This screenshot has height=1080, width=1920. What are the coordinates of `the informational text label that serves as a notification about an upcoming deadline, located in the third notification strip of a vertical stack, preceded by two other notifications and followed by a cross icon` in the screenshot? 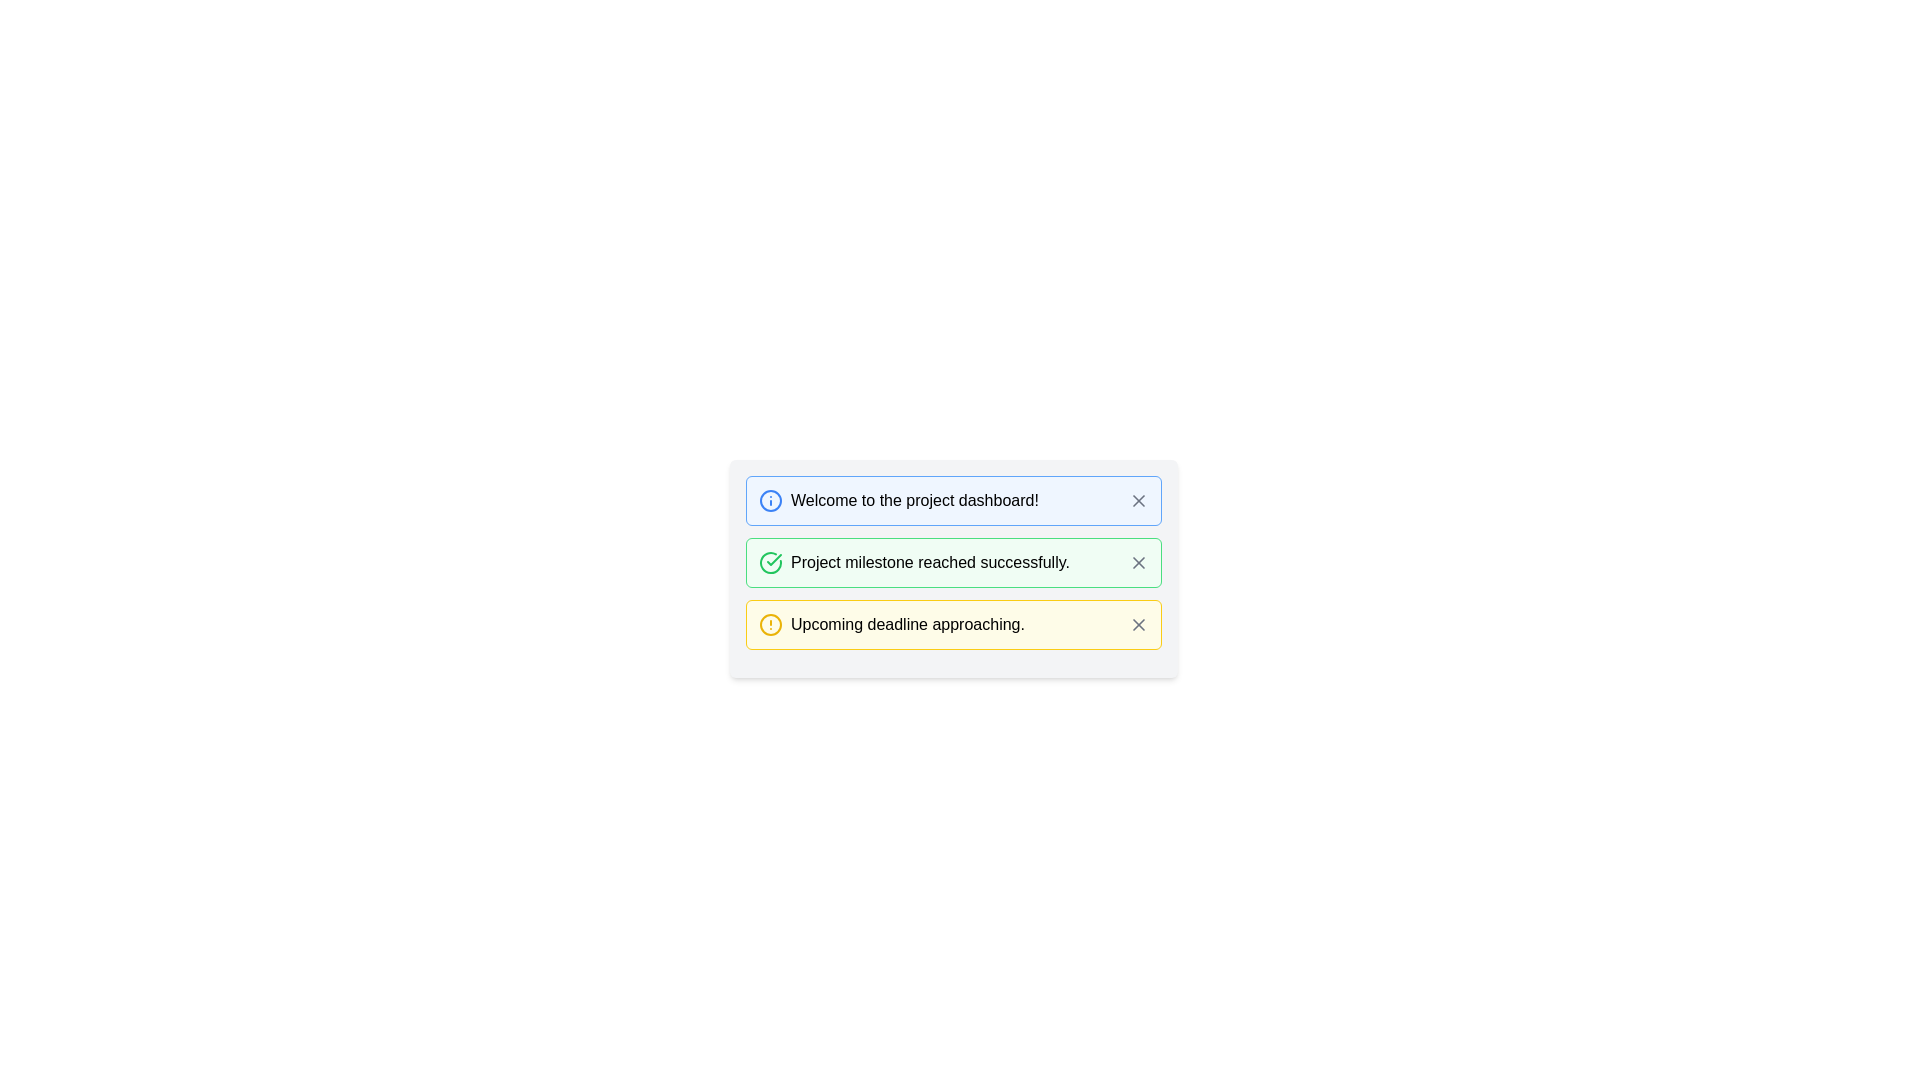 It's located at (906, 623).